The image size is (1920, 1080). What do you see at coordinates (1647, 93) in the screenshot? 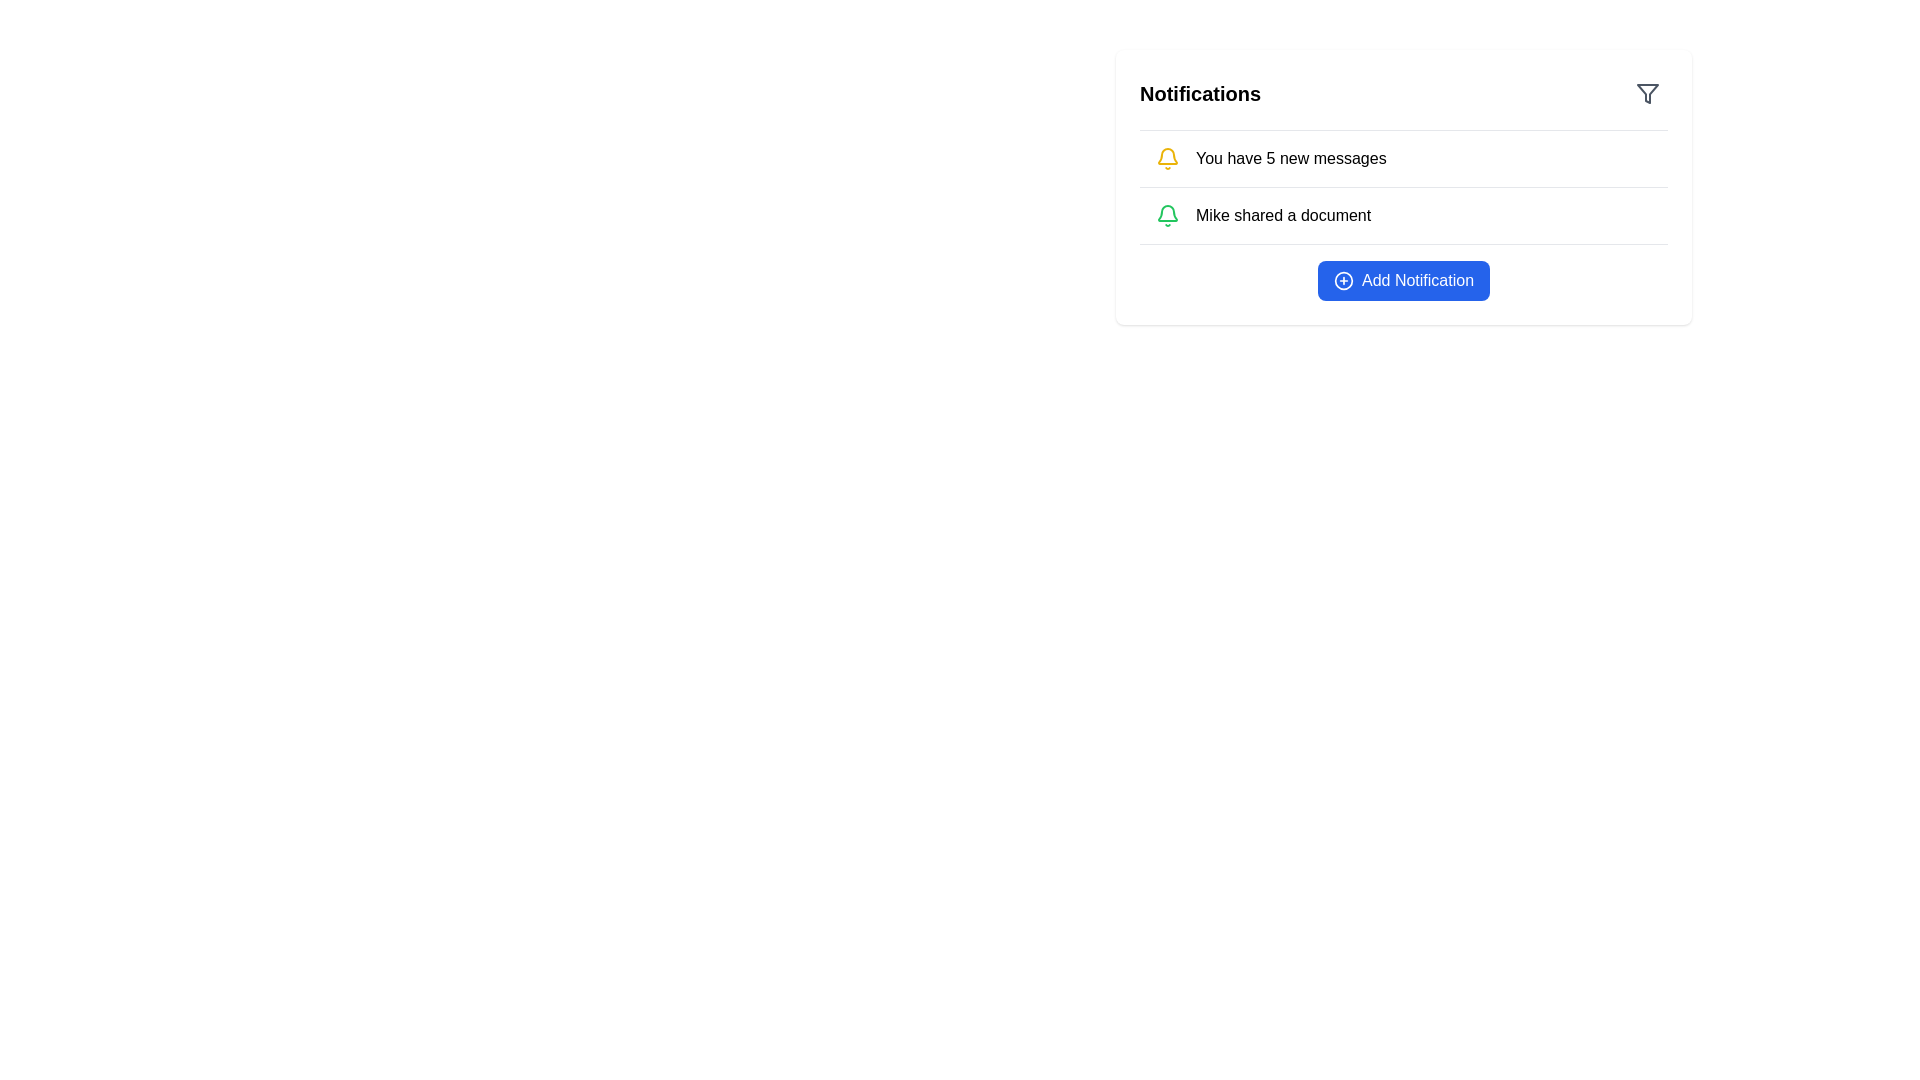
I see `the decorative SVG icon of a filtering funnel located in the top-right corner of the notification panel` at bounding box center [1647, 93].